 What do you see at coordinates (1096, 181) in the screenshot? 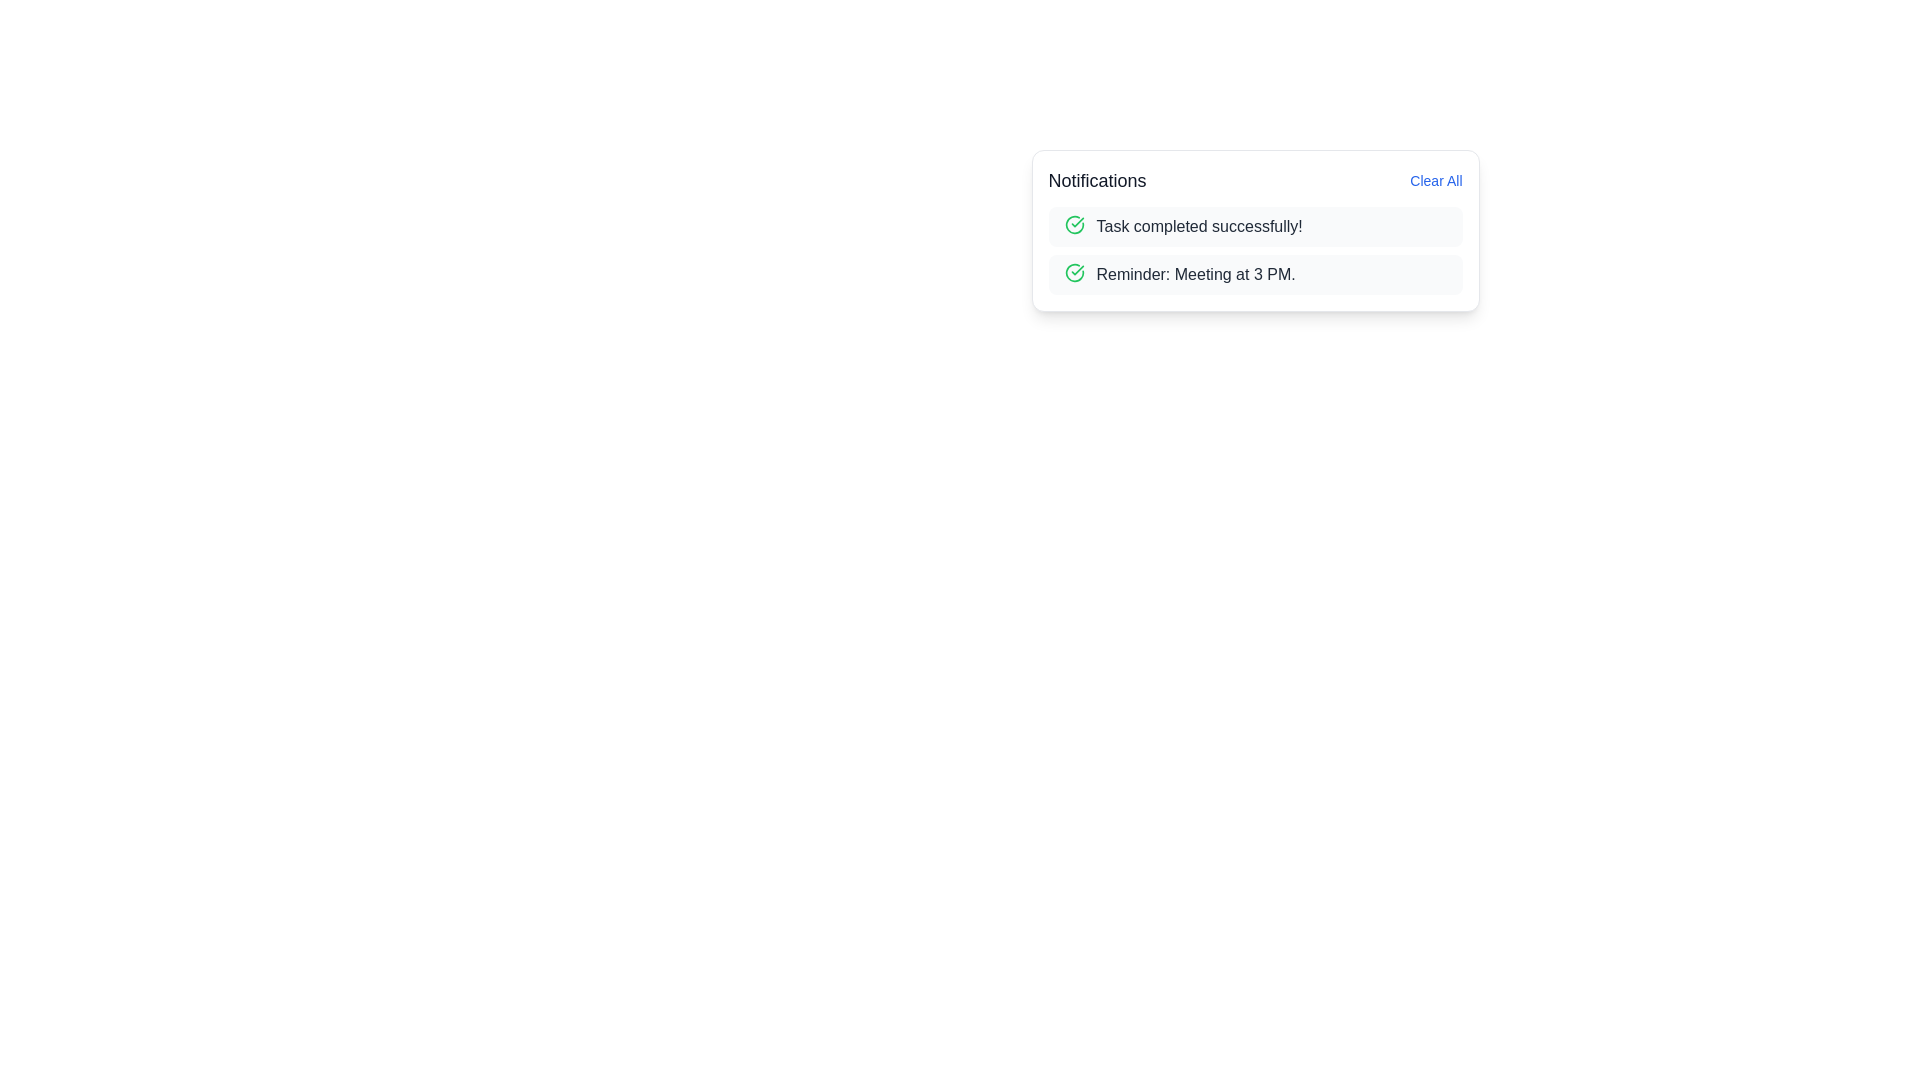
I see `the 'Notifications' text label, which is a large, bold heading in dark gray, located at the top left of the notifications area` at bounding box center [1096, 181].